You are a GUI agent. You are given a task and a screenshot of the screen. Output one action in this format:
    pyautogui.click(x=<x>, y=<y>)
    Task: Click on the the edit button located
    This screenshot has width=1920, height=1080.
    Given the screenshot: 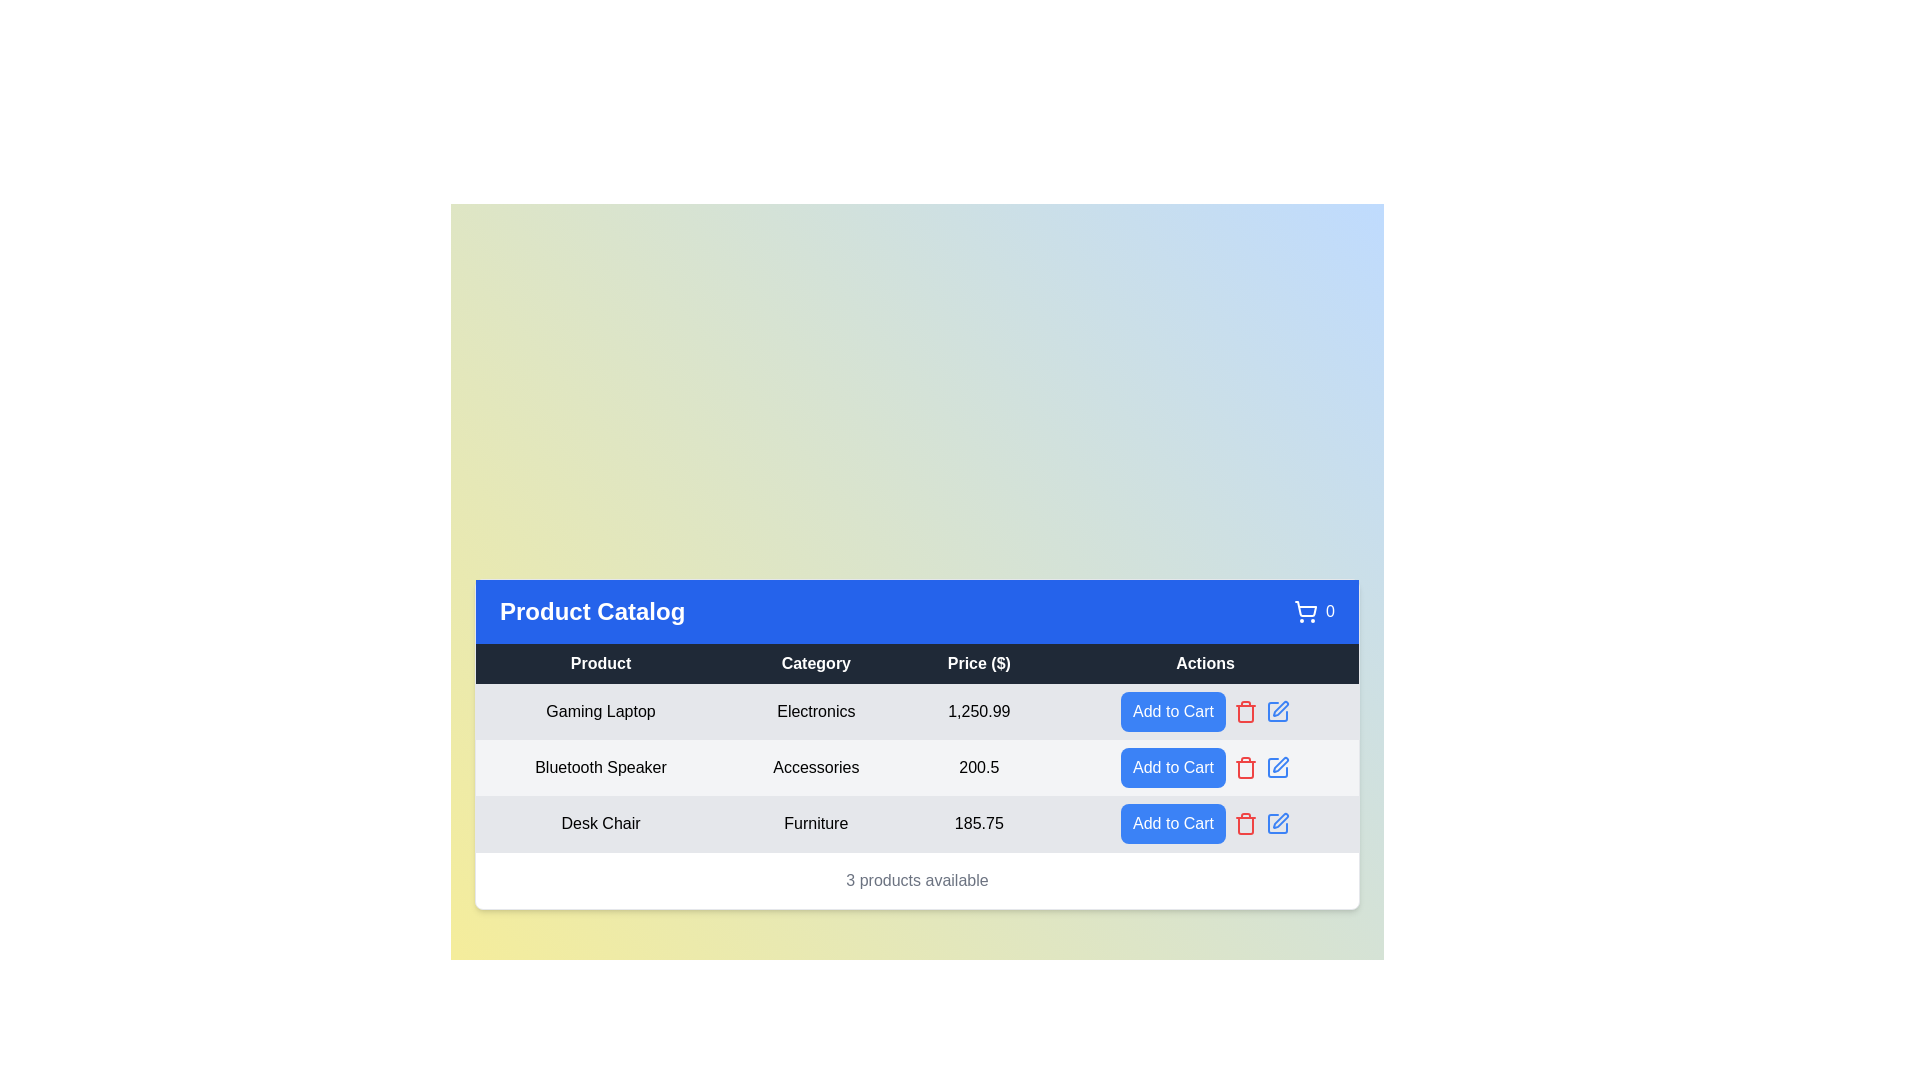 What is the action you would take?
    pyautogui.click(x=1276, y=823)
    